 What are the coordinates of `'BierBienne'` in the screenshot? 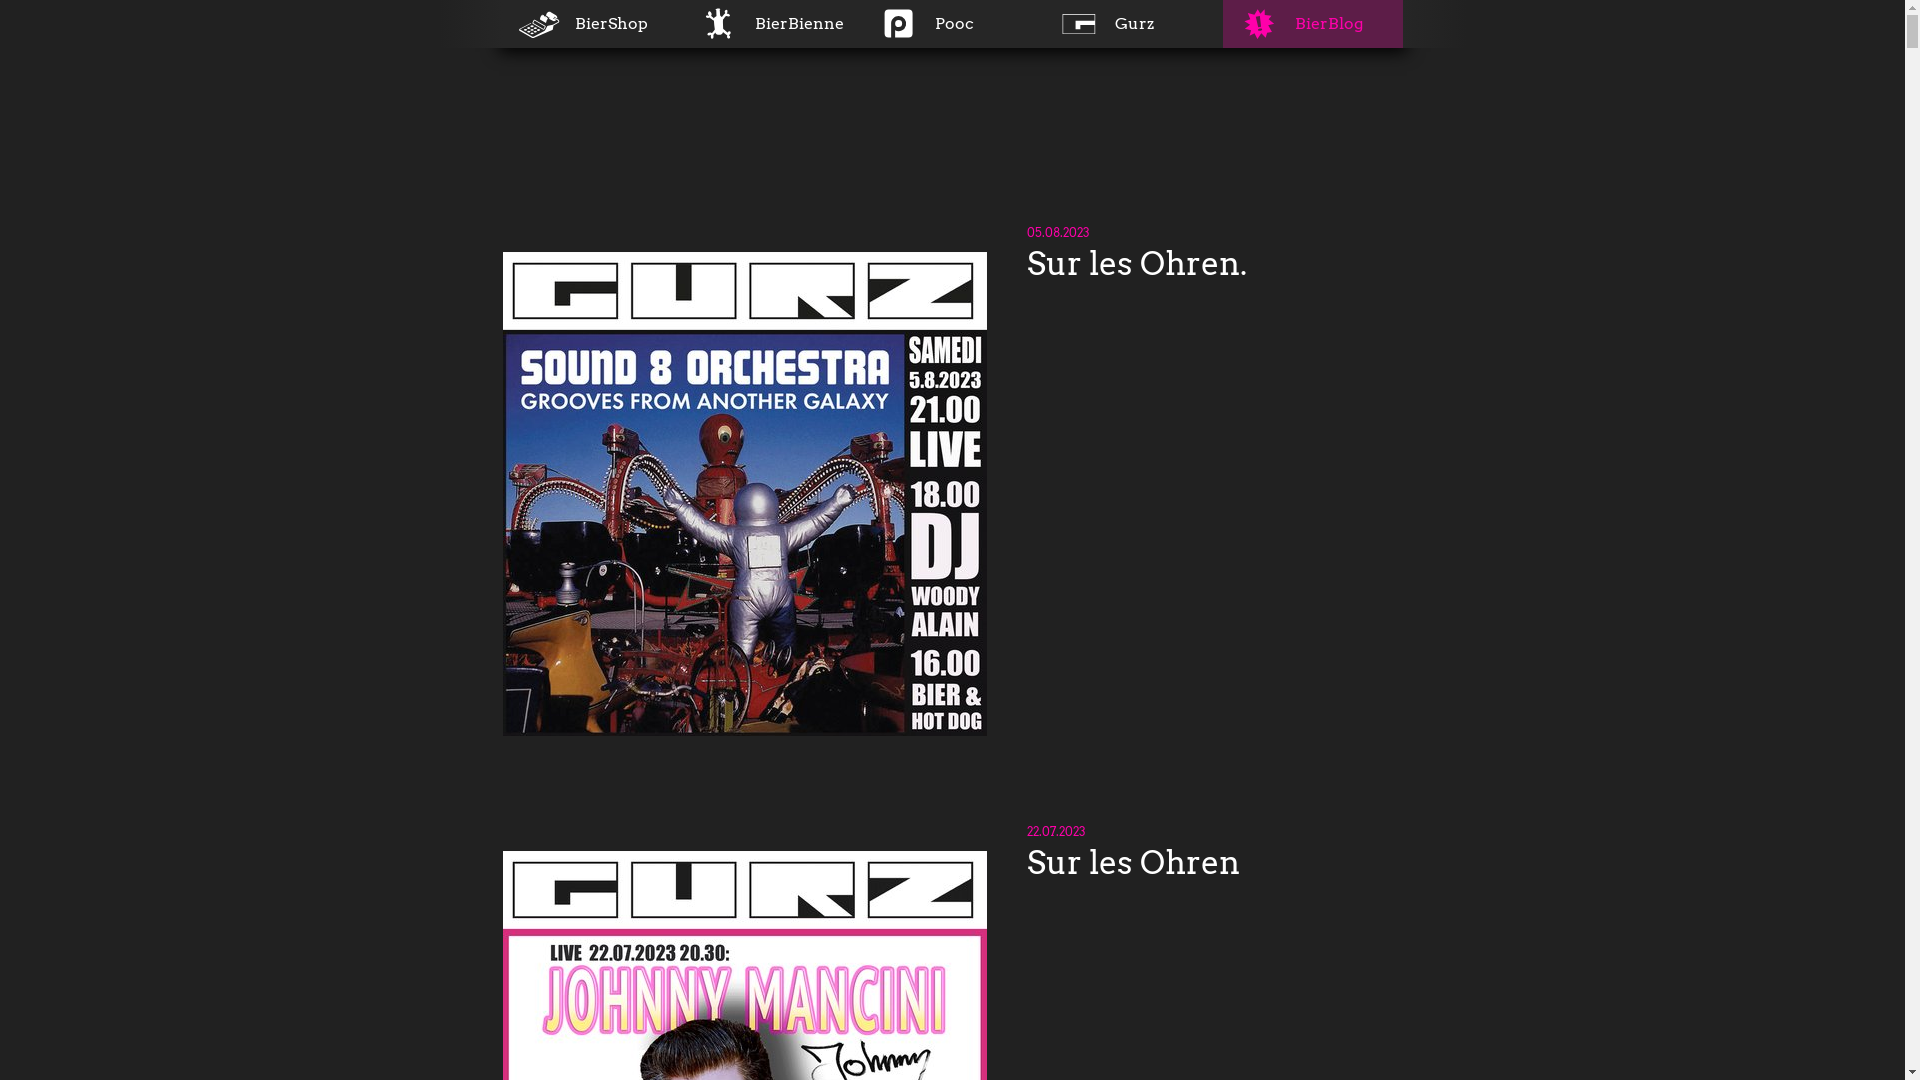 It's located at (771, 23).